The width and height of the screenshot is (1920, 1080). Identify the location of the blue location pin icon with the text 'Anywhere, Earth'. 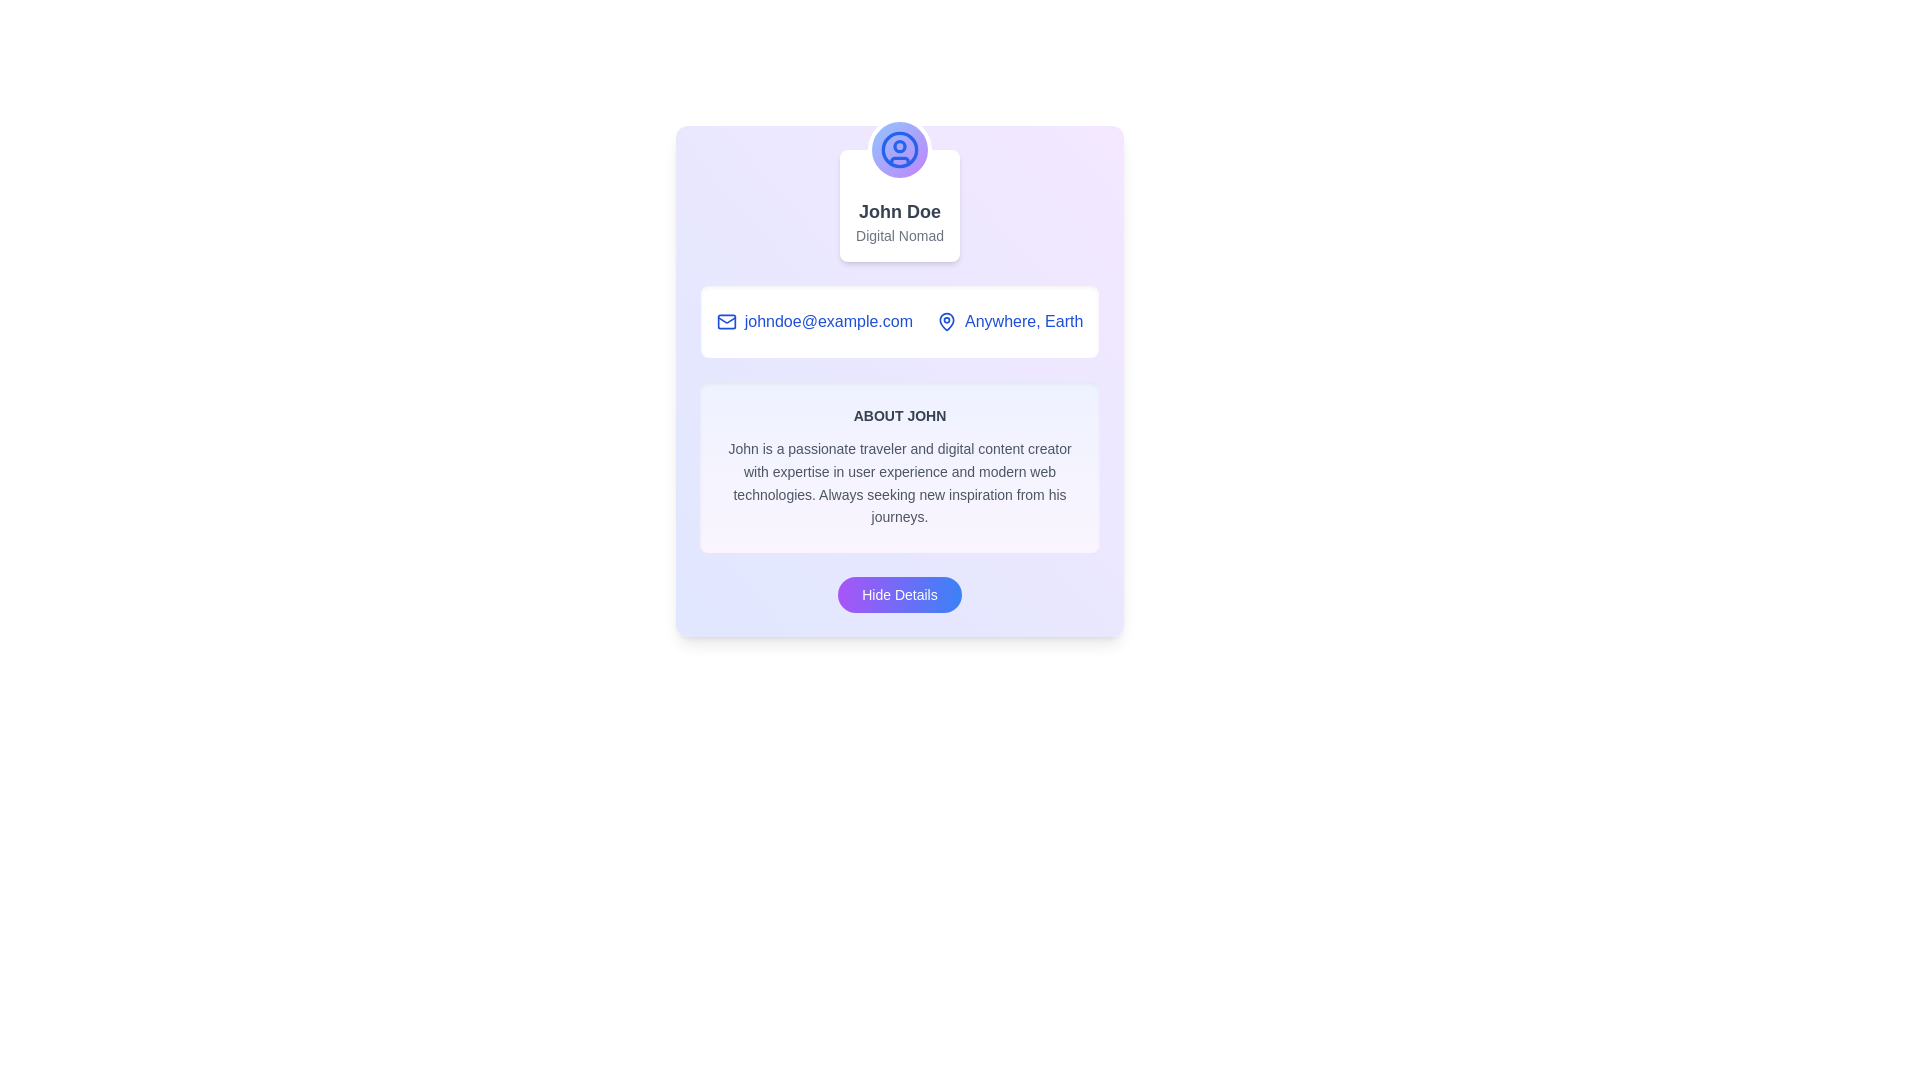
(1010, 320).